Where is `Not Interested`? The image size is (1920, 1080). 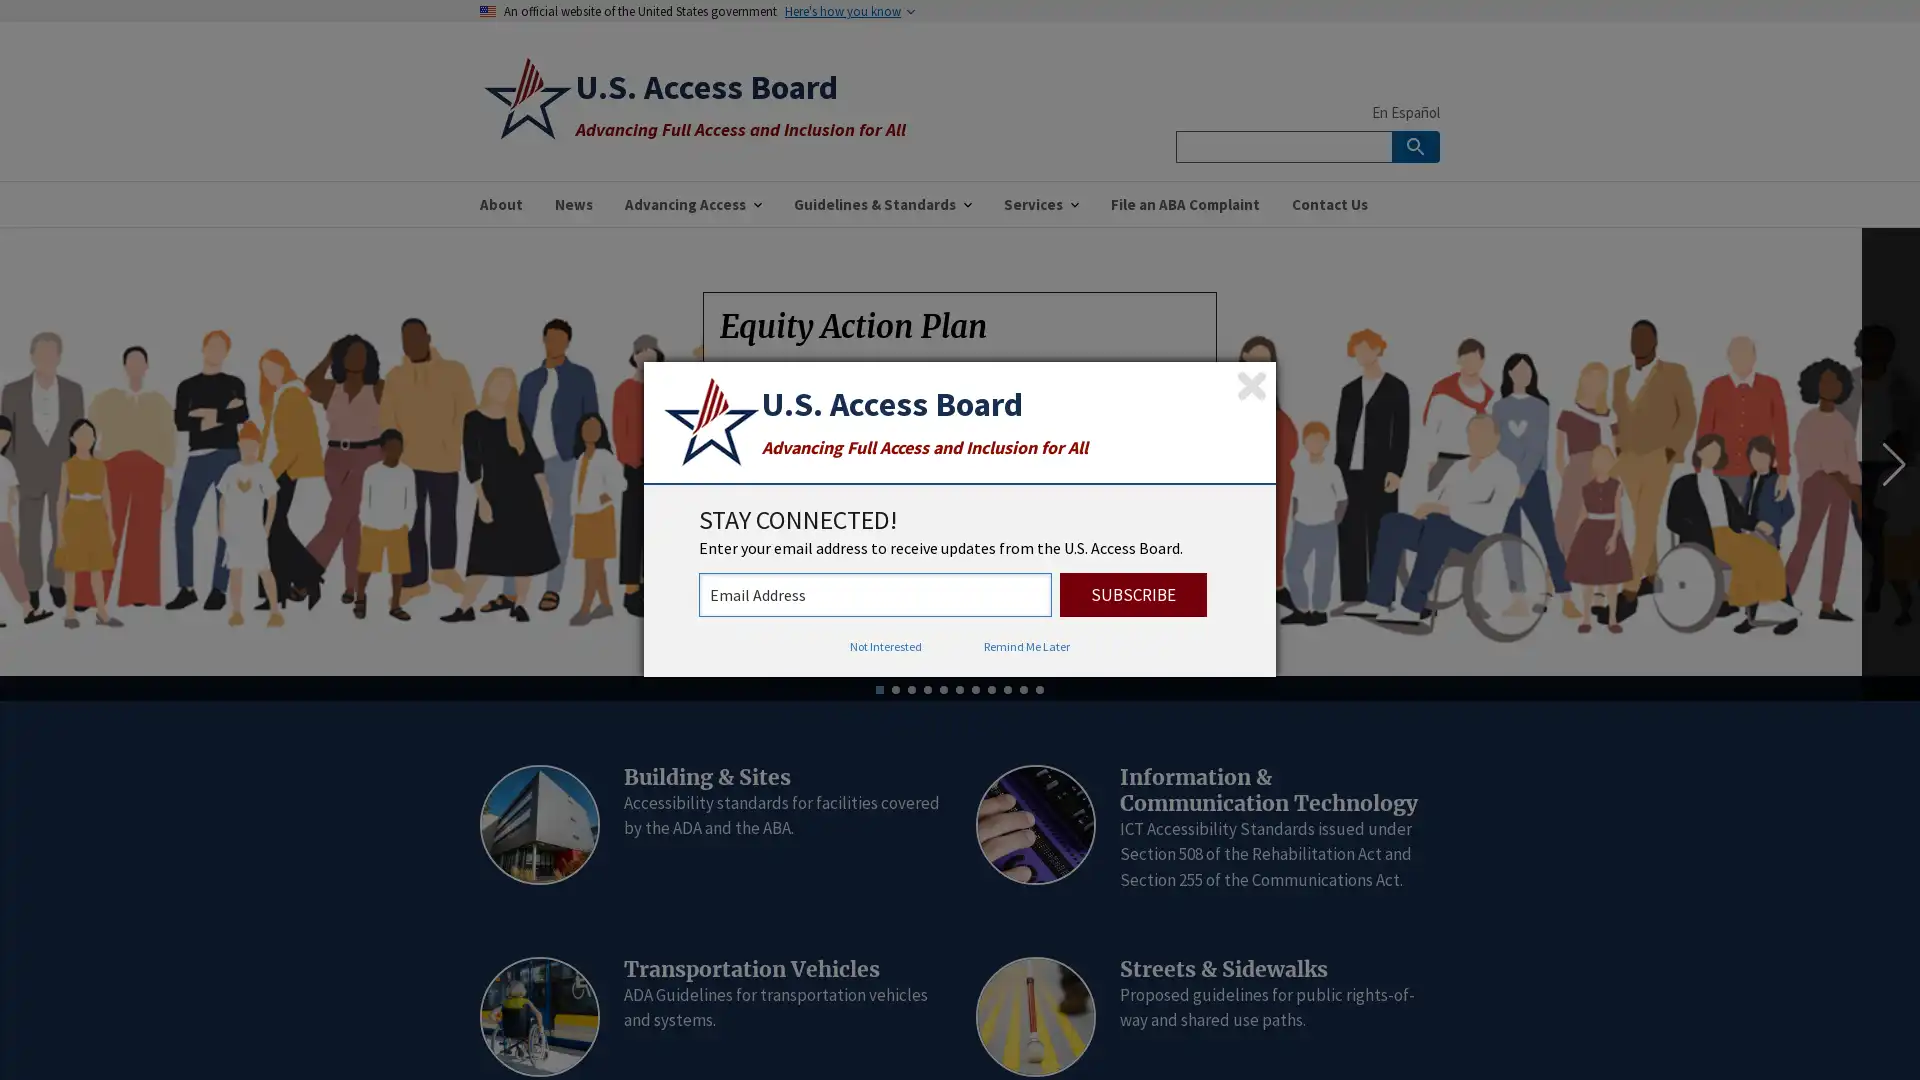 Not Interested is located at coordinates (885, 647).